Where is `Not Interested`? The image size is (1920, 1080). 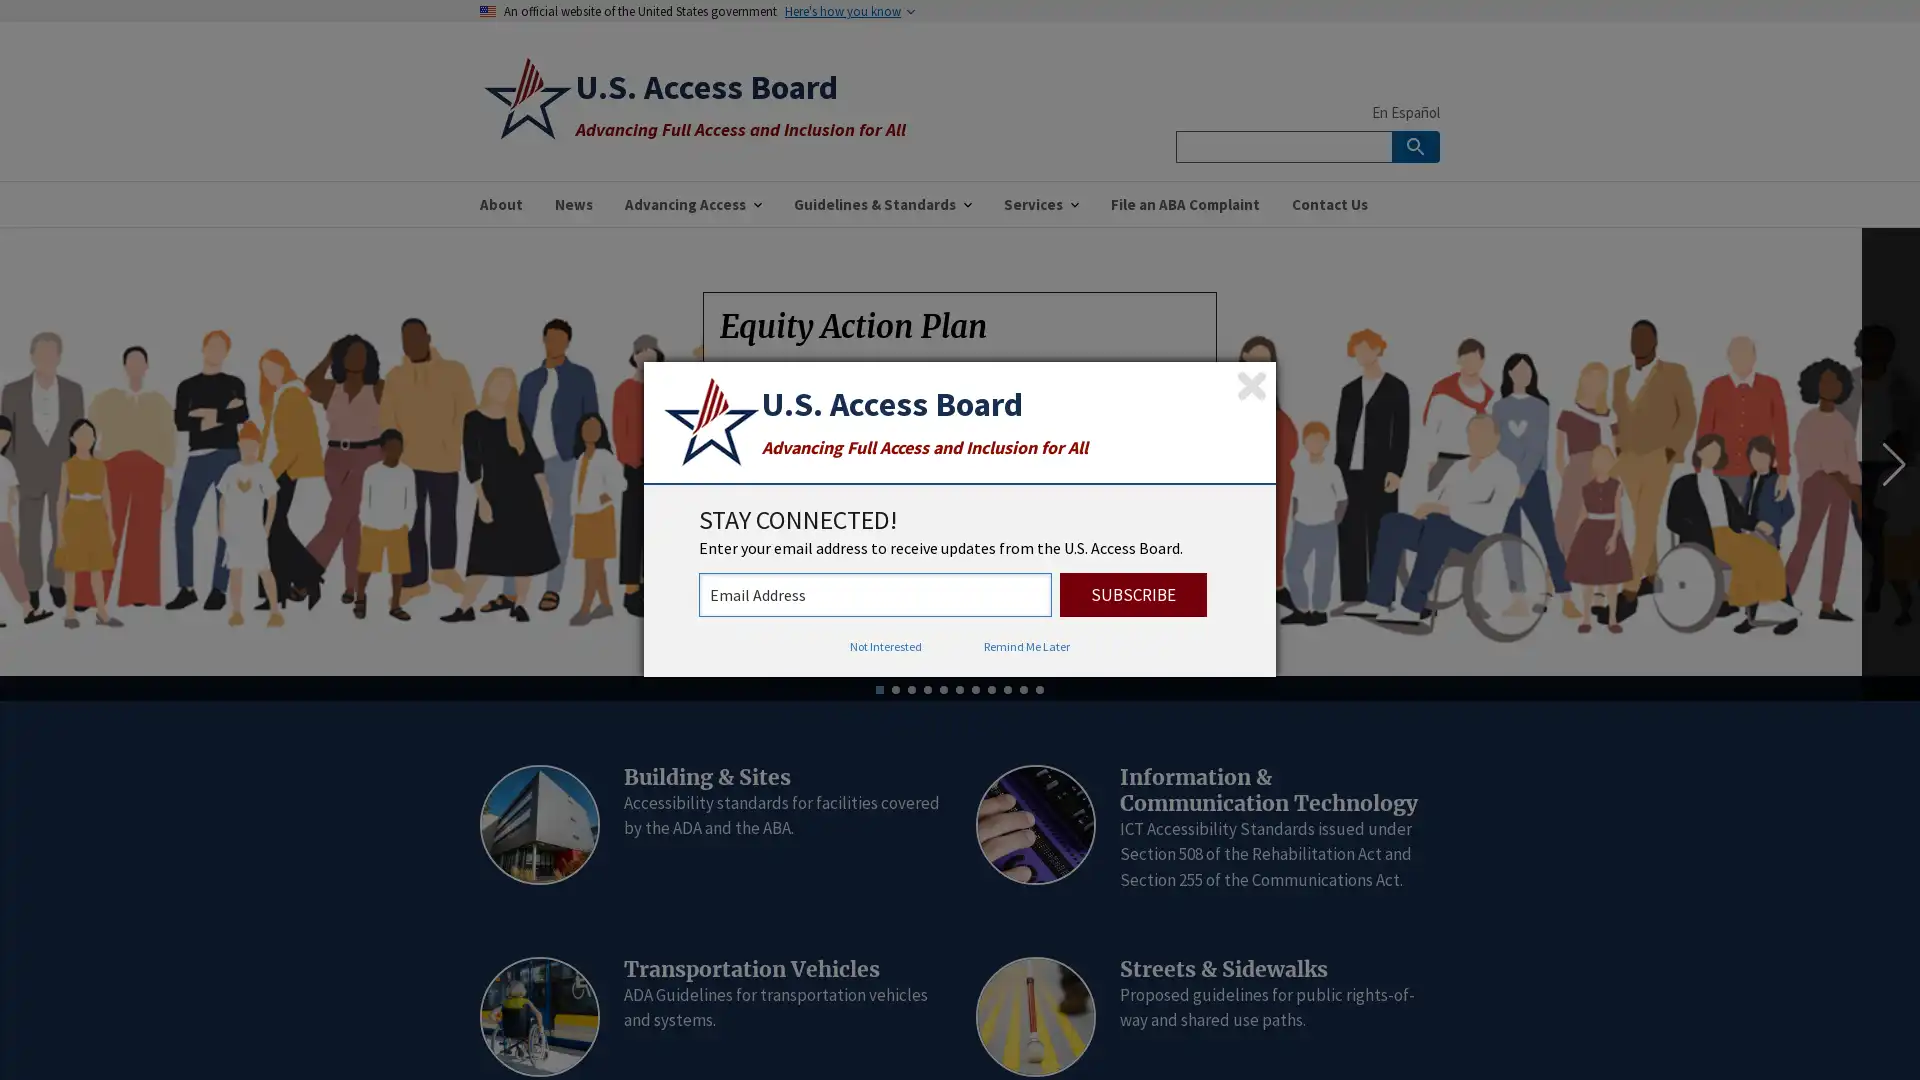 Not Interested is located at coordinates (885, 647).